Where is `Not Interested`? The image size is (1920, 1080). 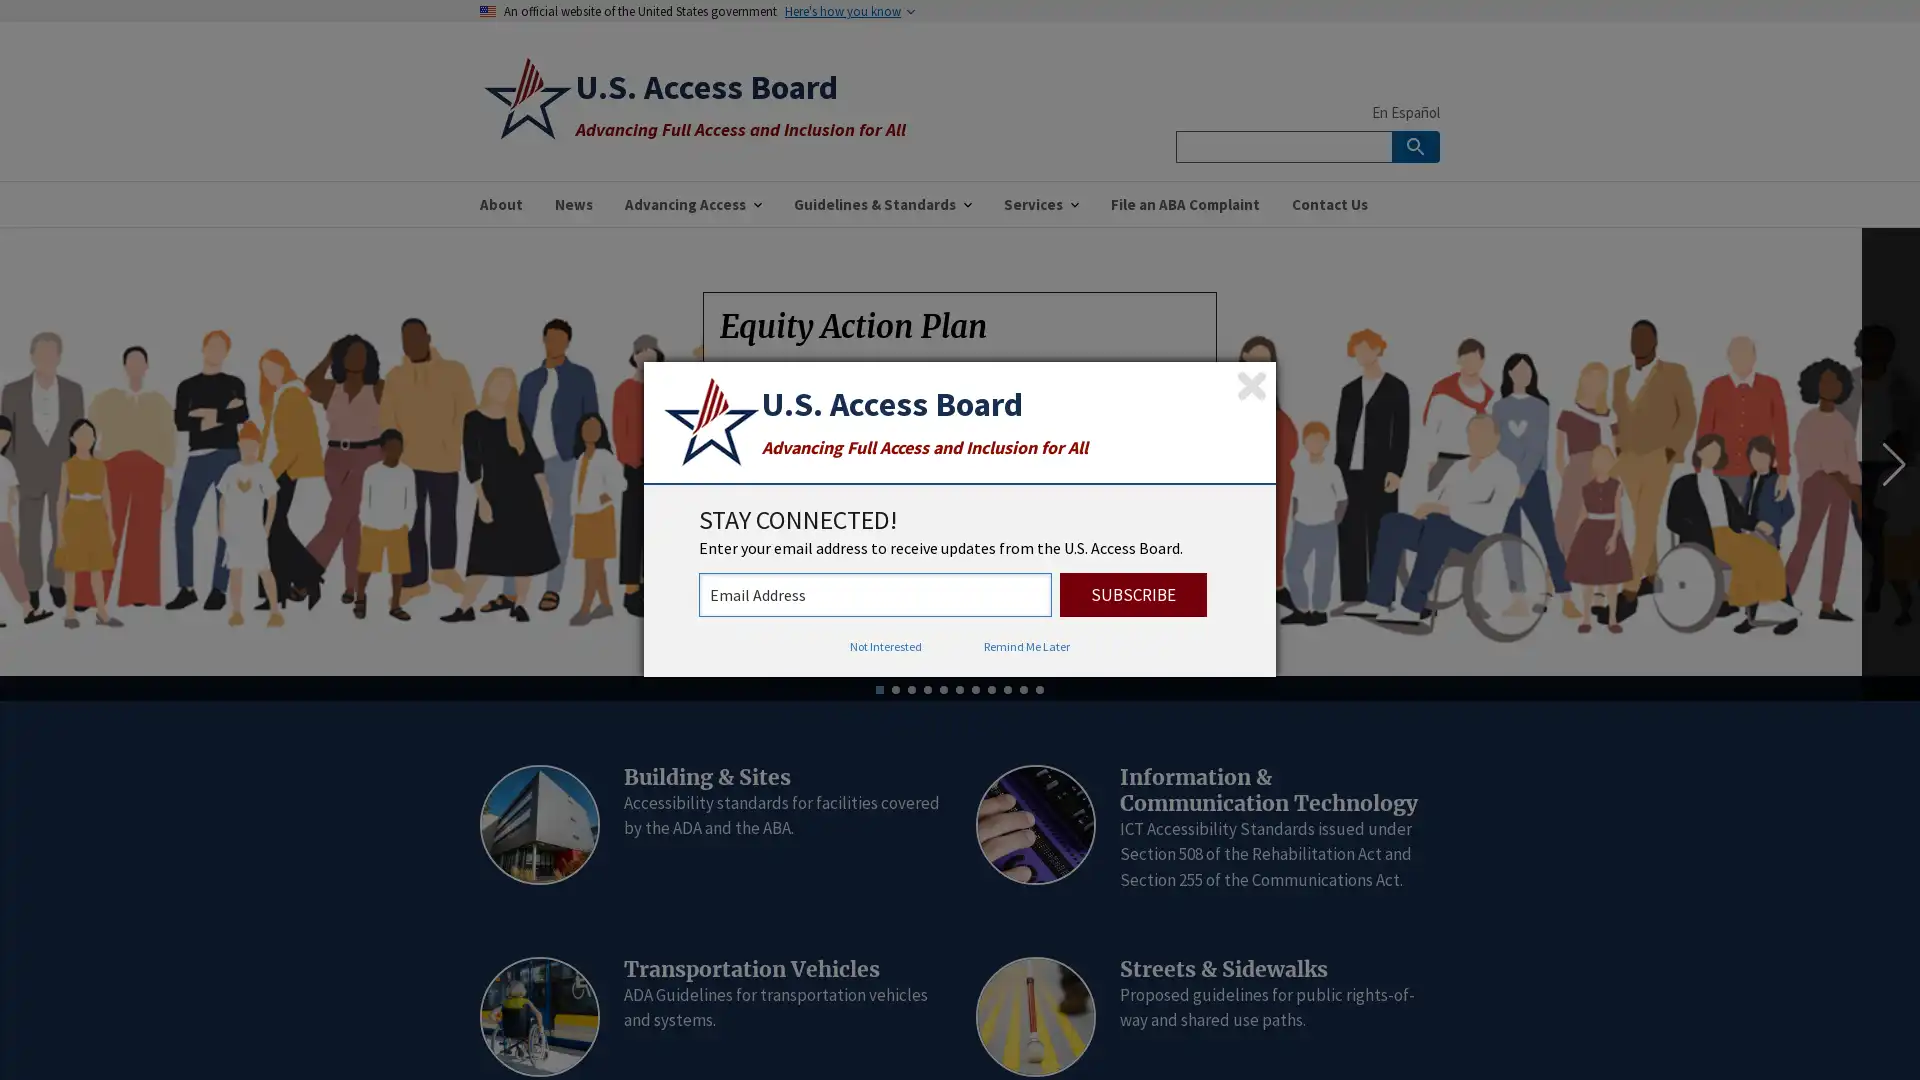 Not Interested is located at coordinates (885, 647).